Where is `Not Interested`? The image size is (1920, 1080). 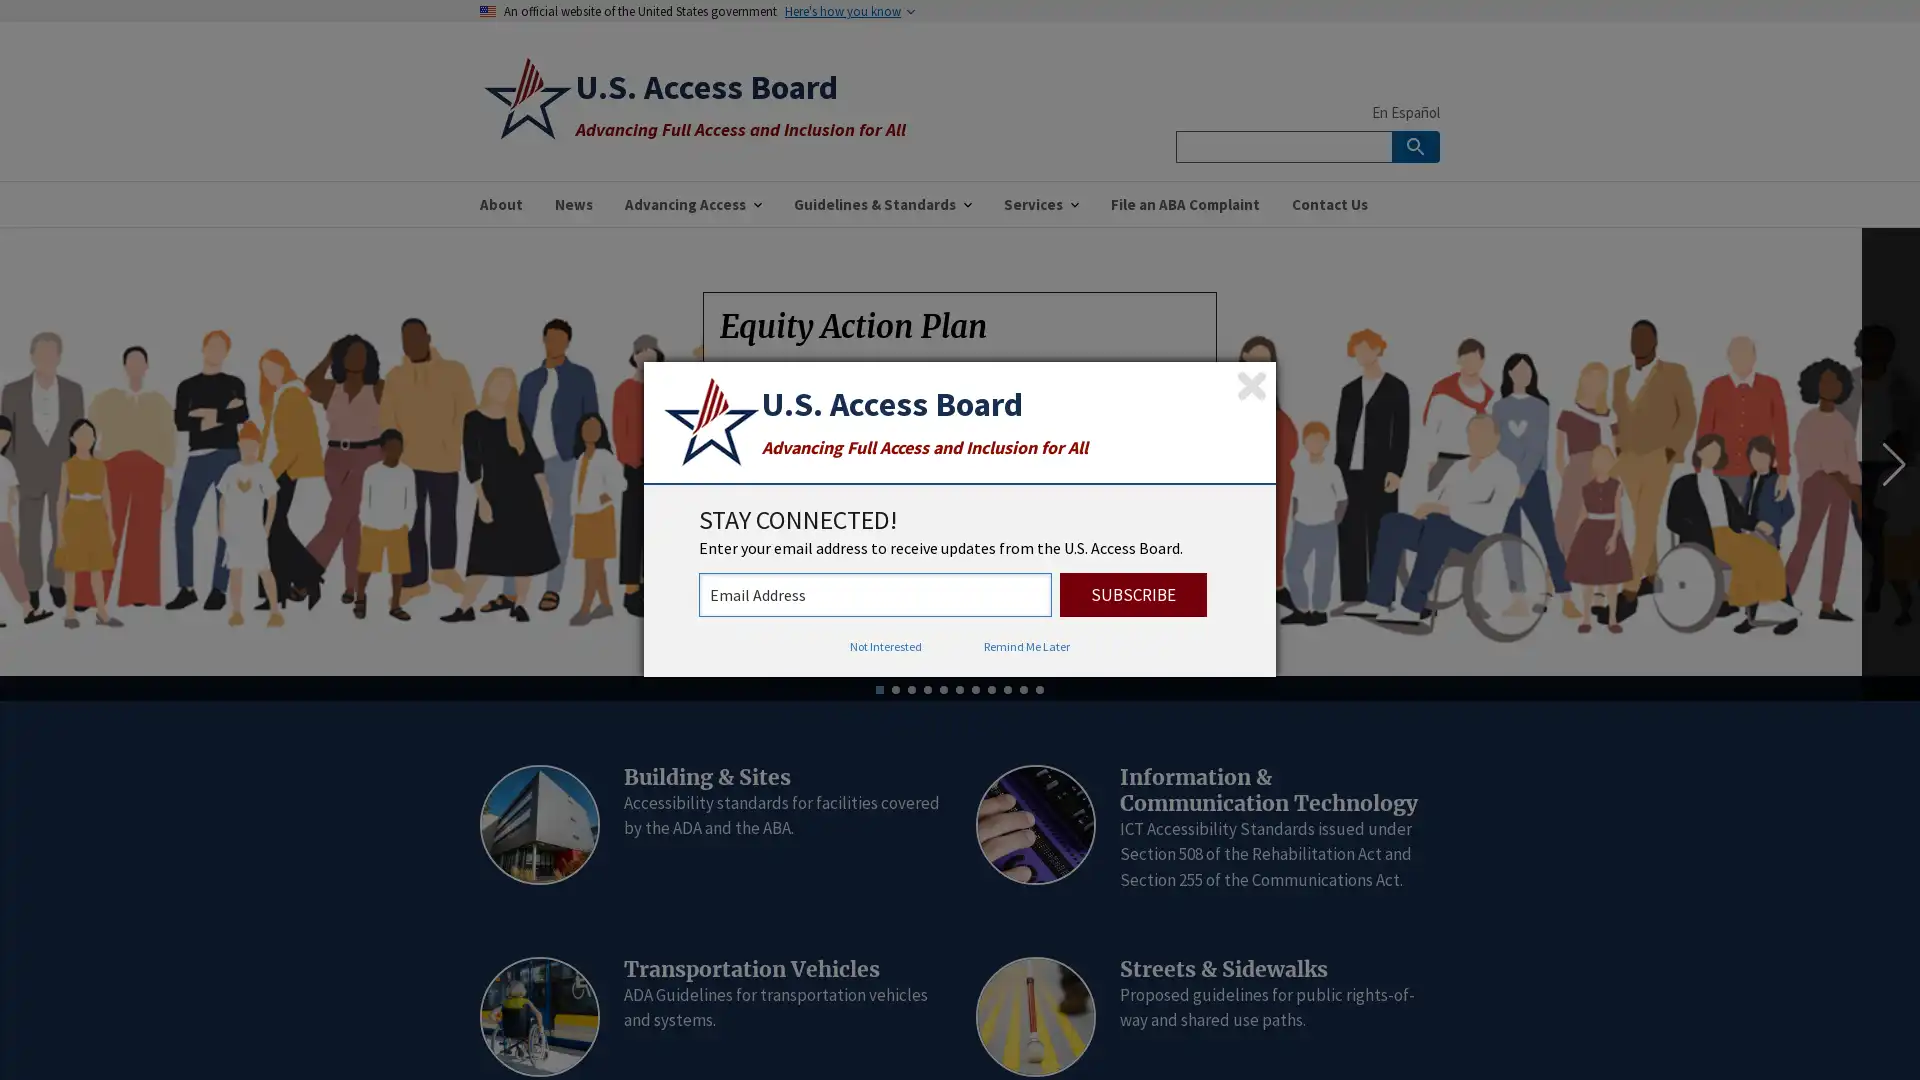 Not Interested is located at coordinates (885, 647).